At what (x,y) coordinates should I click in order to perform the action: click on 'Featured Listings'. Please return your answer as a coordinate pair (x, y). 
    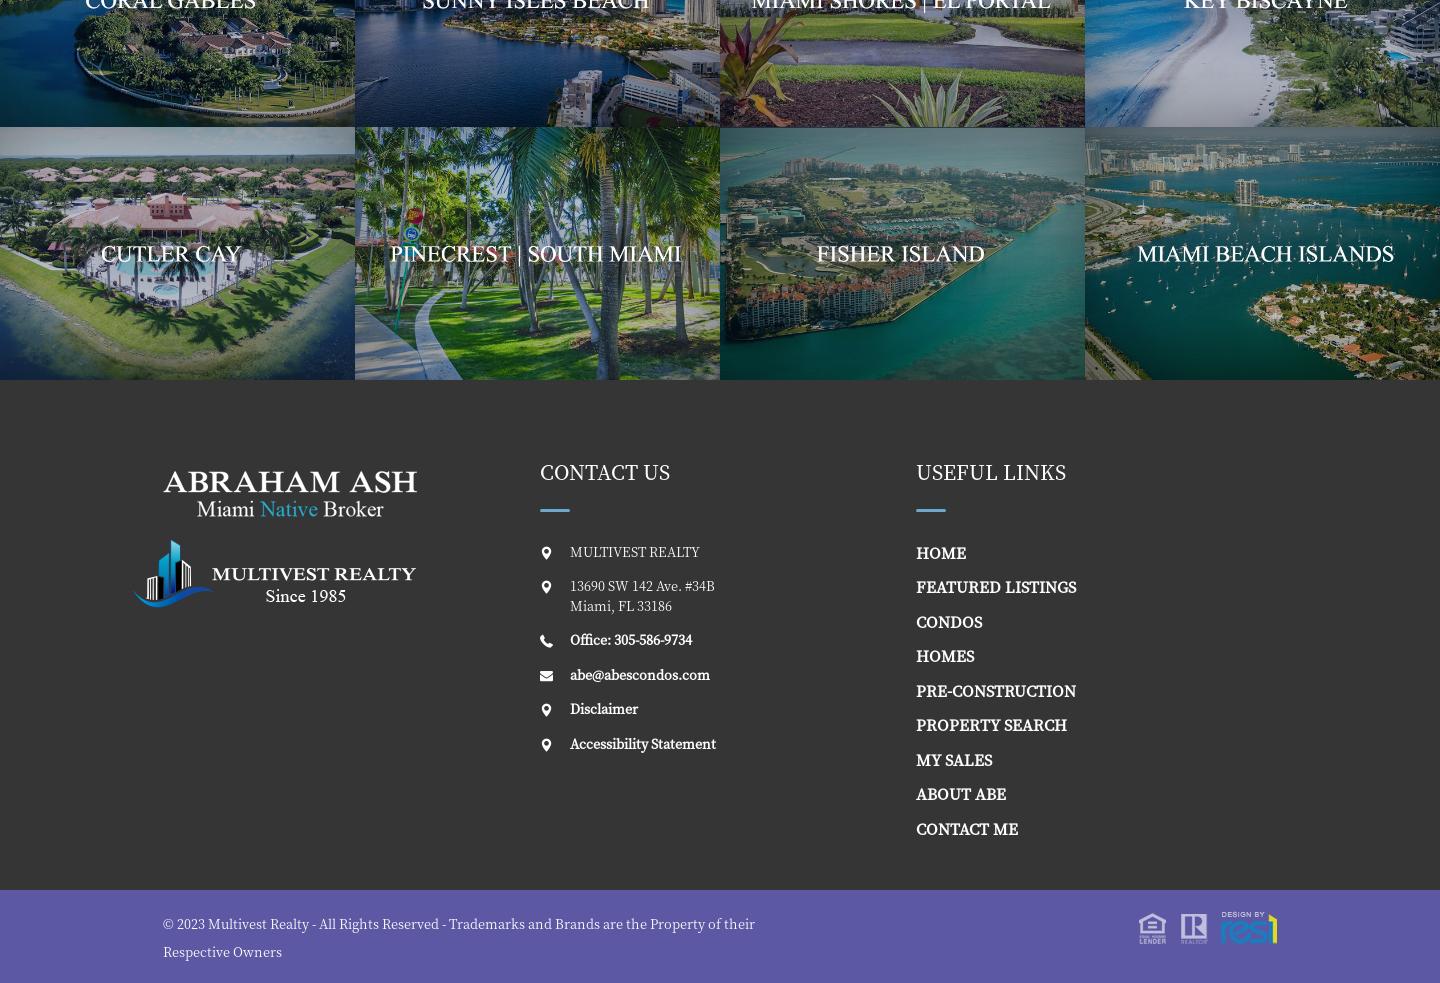
    Looking at the image, I should click on (995, 586).